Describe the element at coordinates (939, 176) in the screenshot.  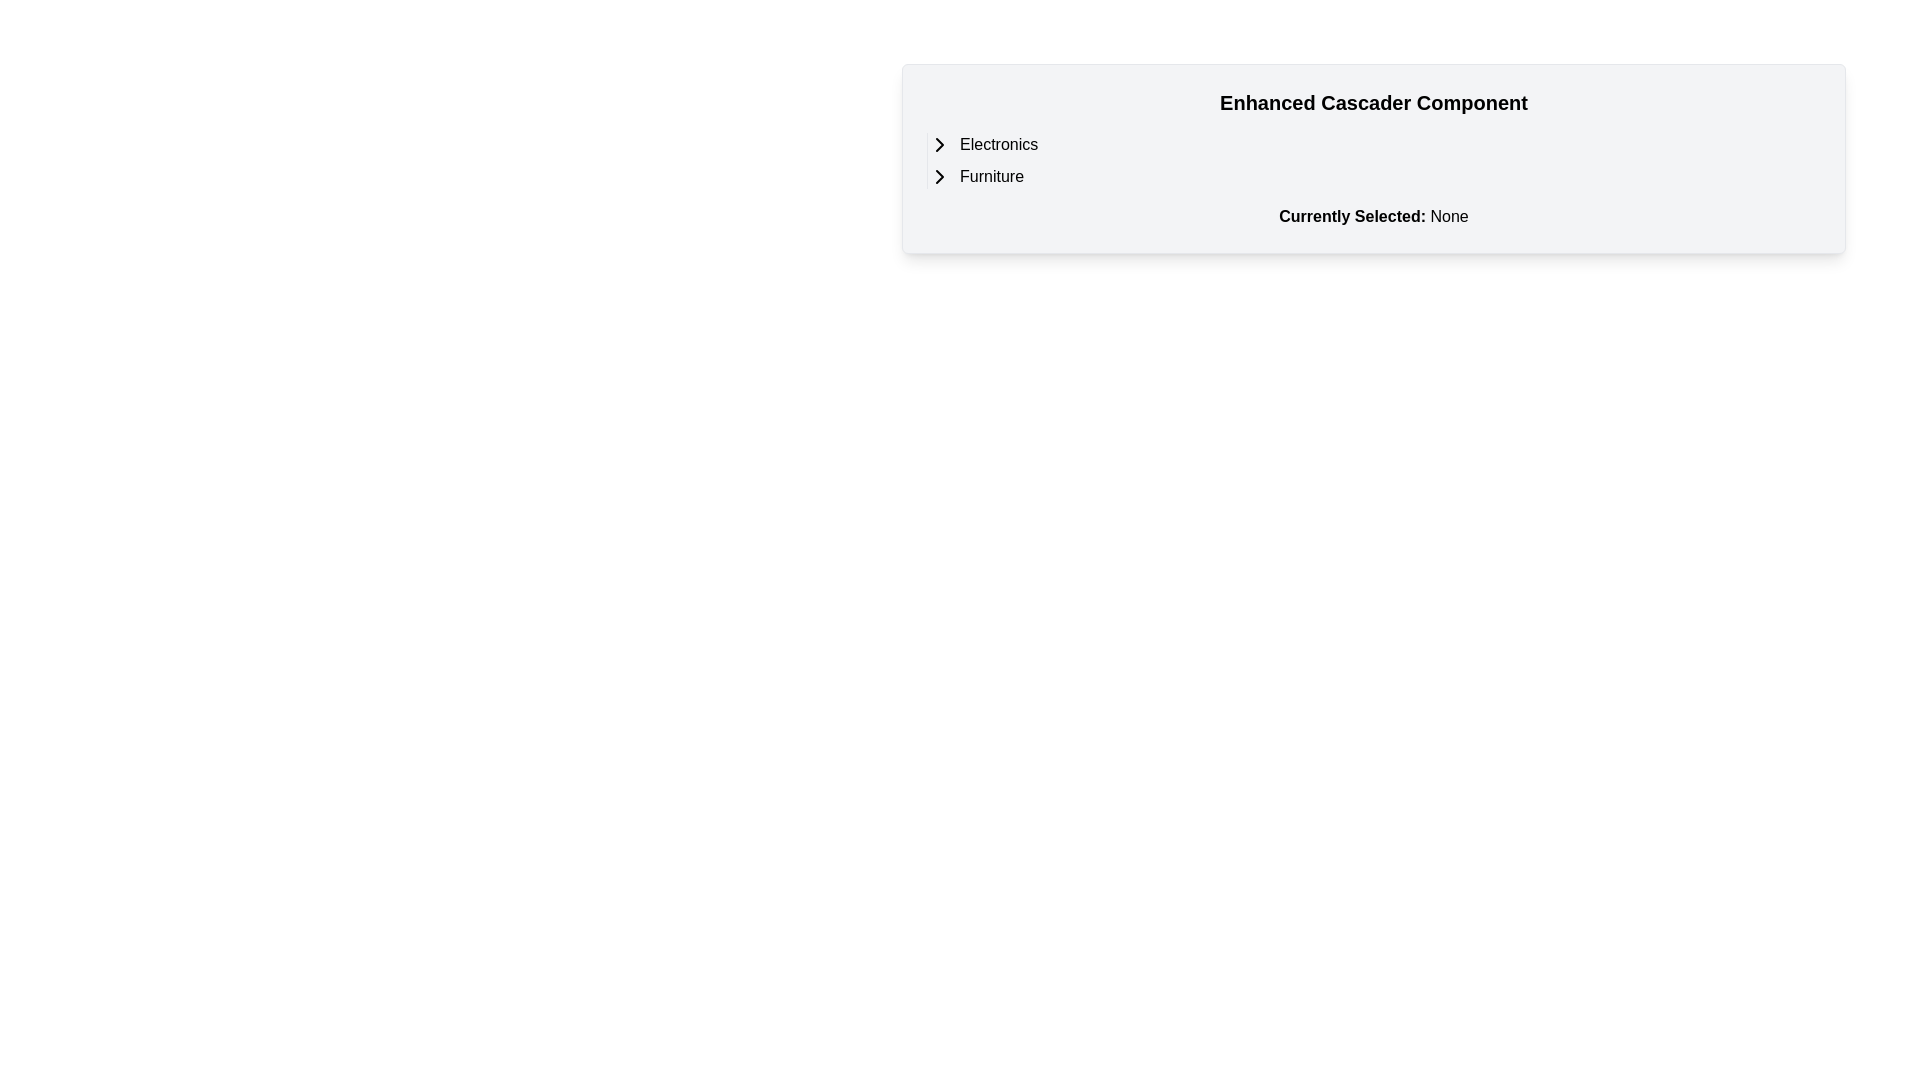
I see `the rightward-pointing arrow icon next to the text 'Furniture'` at that location.